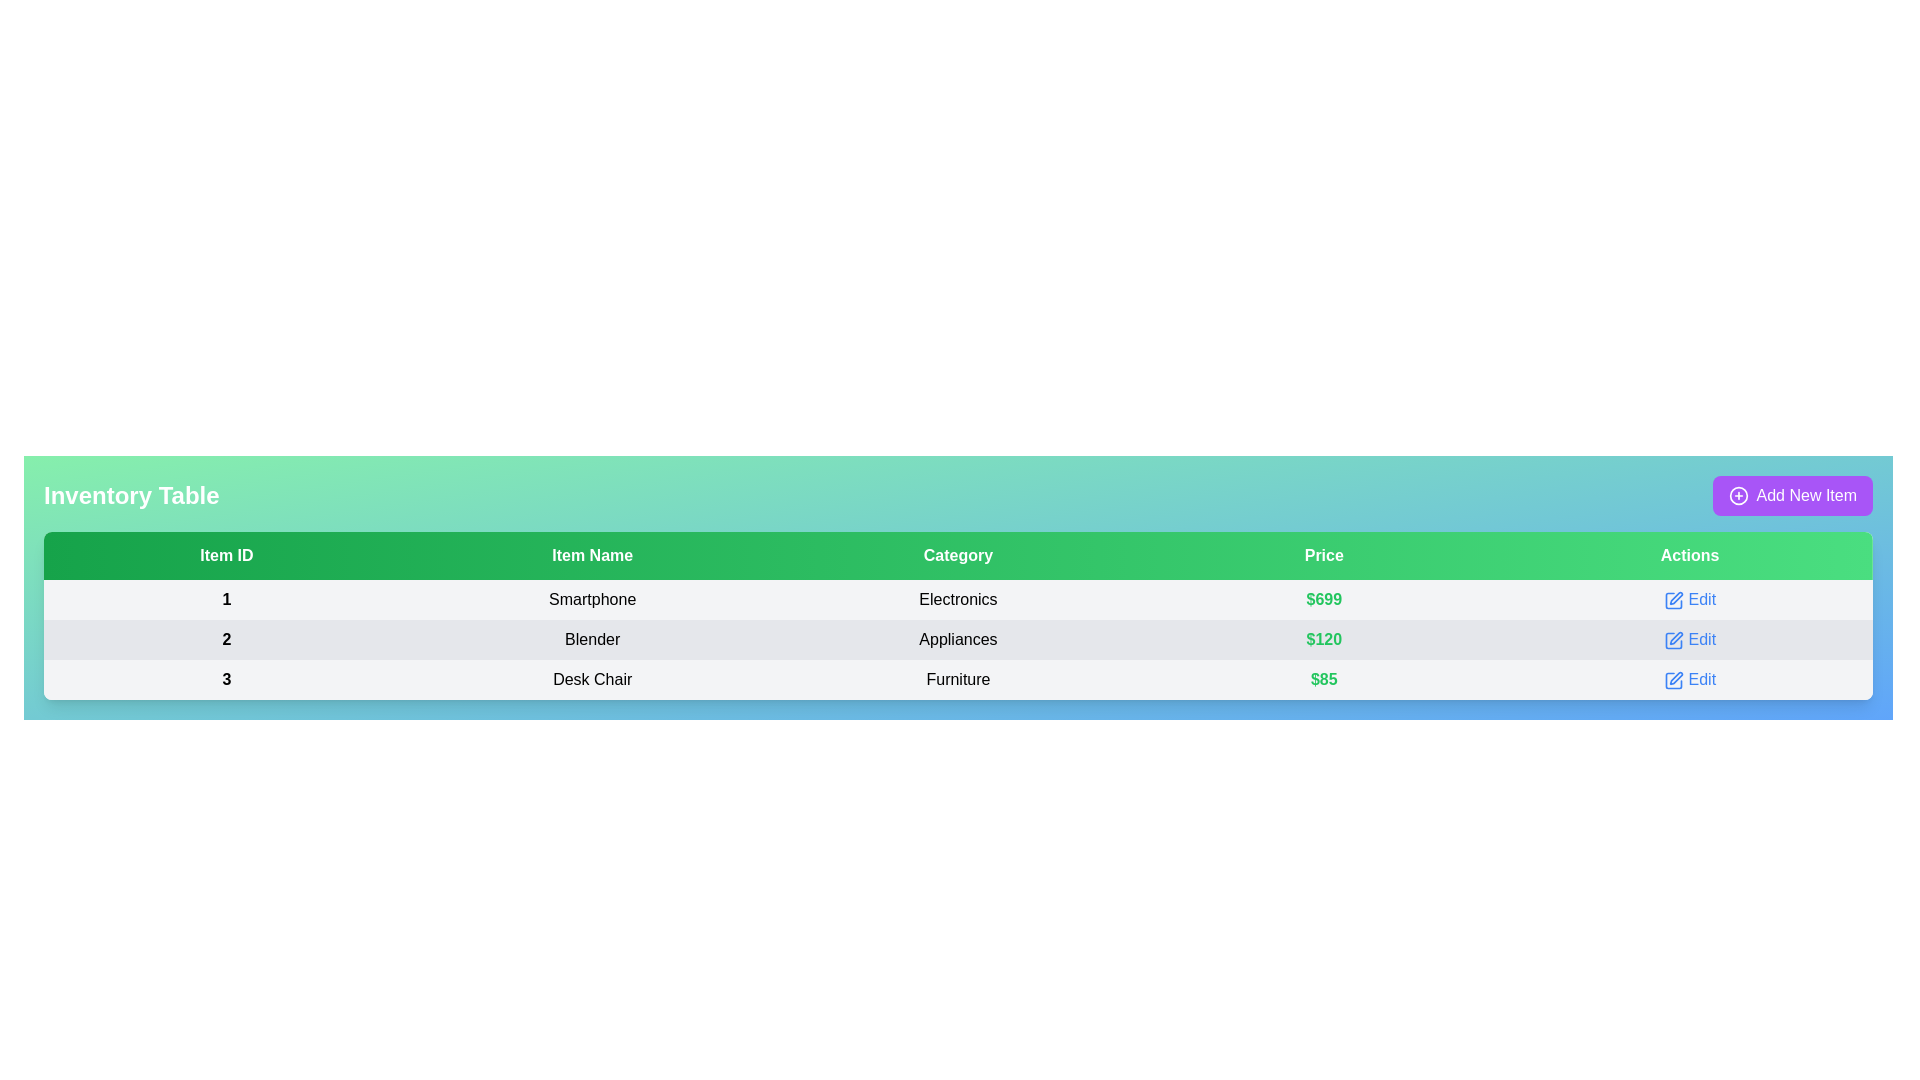  Describe the element at coordinates (1689, 678) in the screenshot. I see `the interactive text label saying 'Edit' with a pen icon in the 'Actions' column corresponding to the 'Desk Chair' entry to initiate editing` at that location.